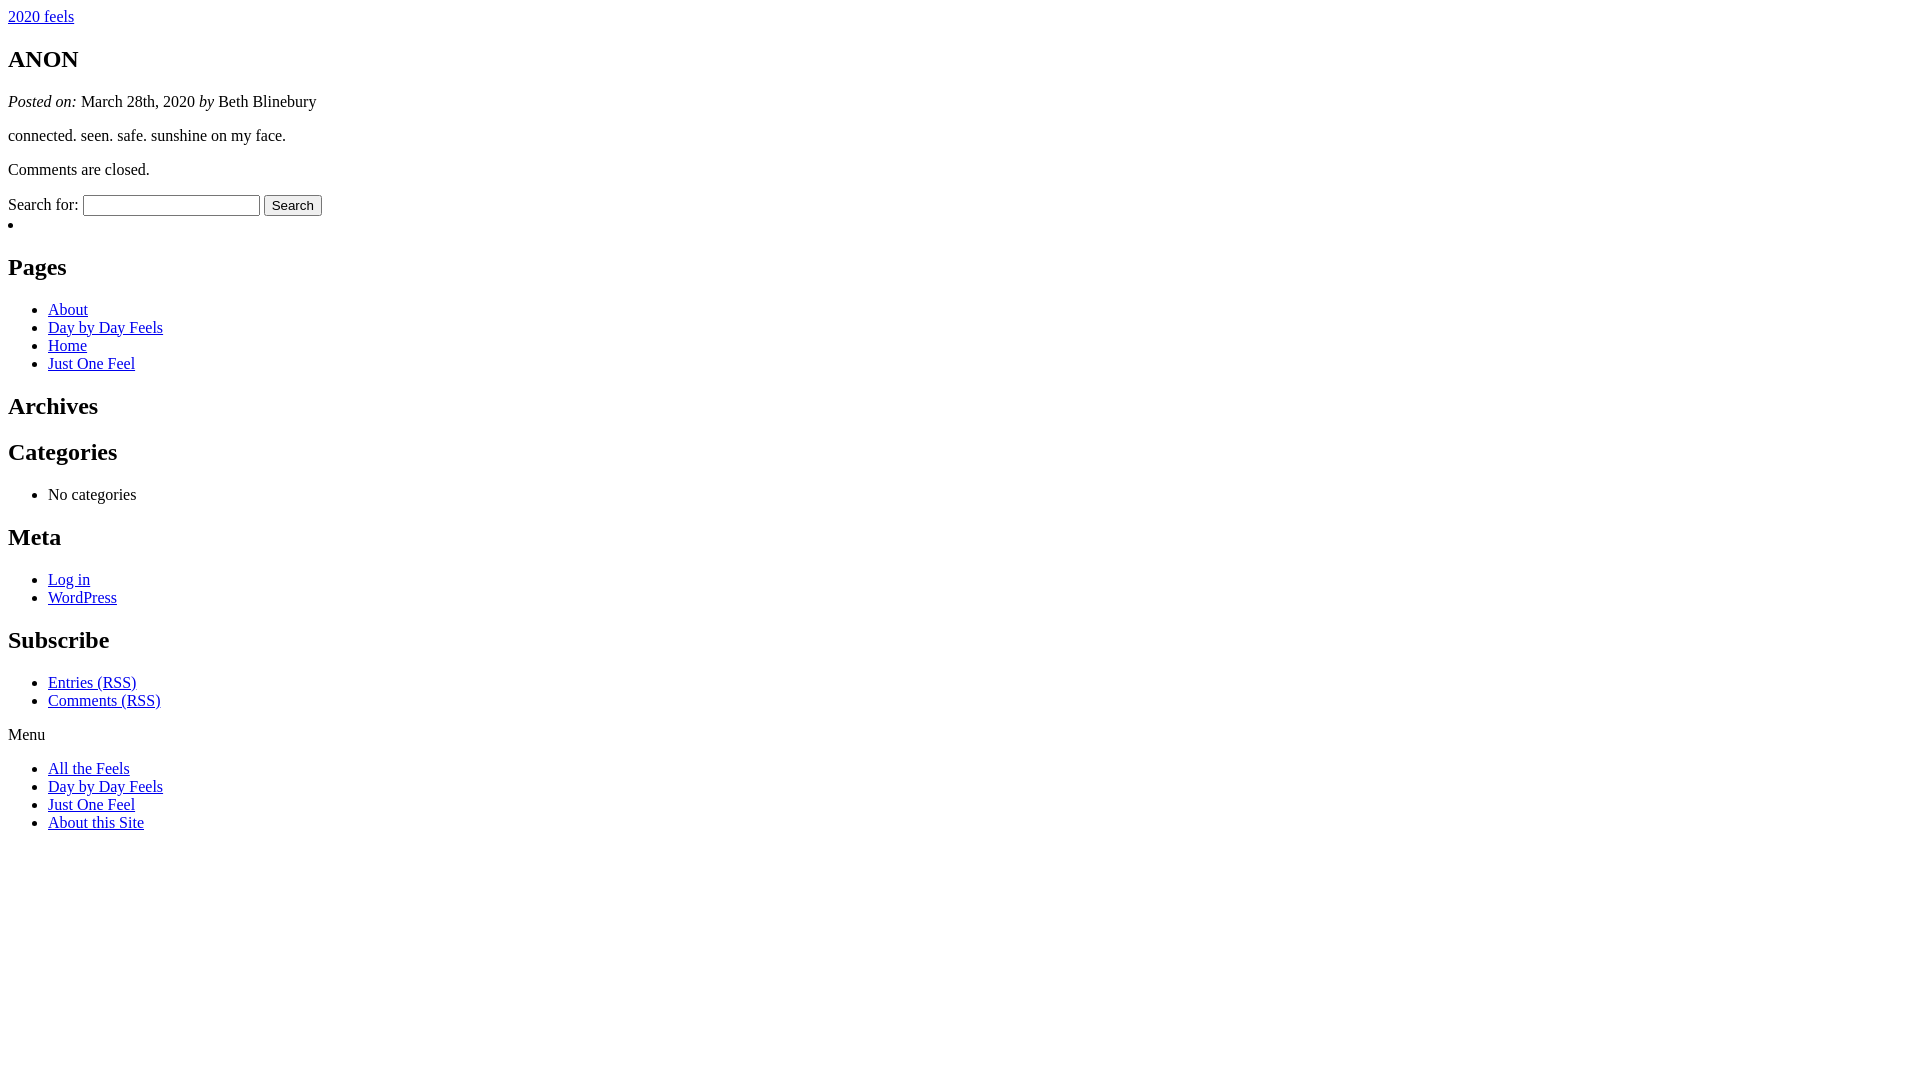 Image resolution: width=1920 pixels, height=1080 pixels. What do you see at coordinates (41, 16) in the screenshot?
I see `'2020 feels'` at bounding box center [41, 16].